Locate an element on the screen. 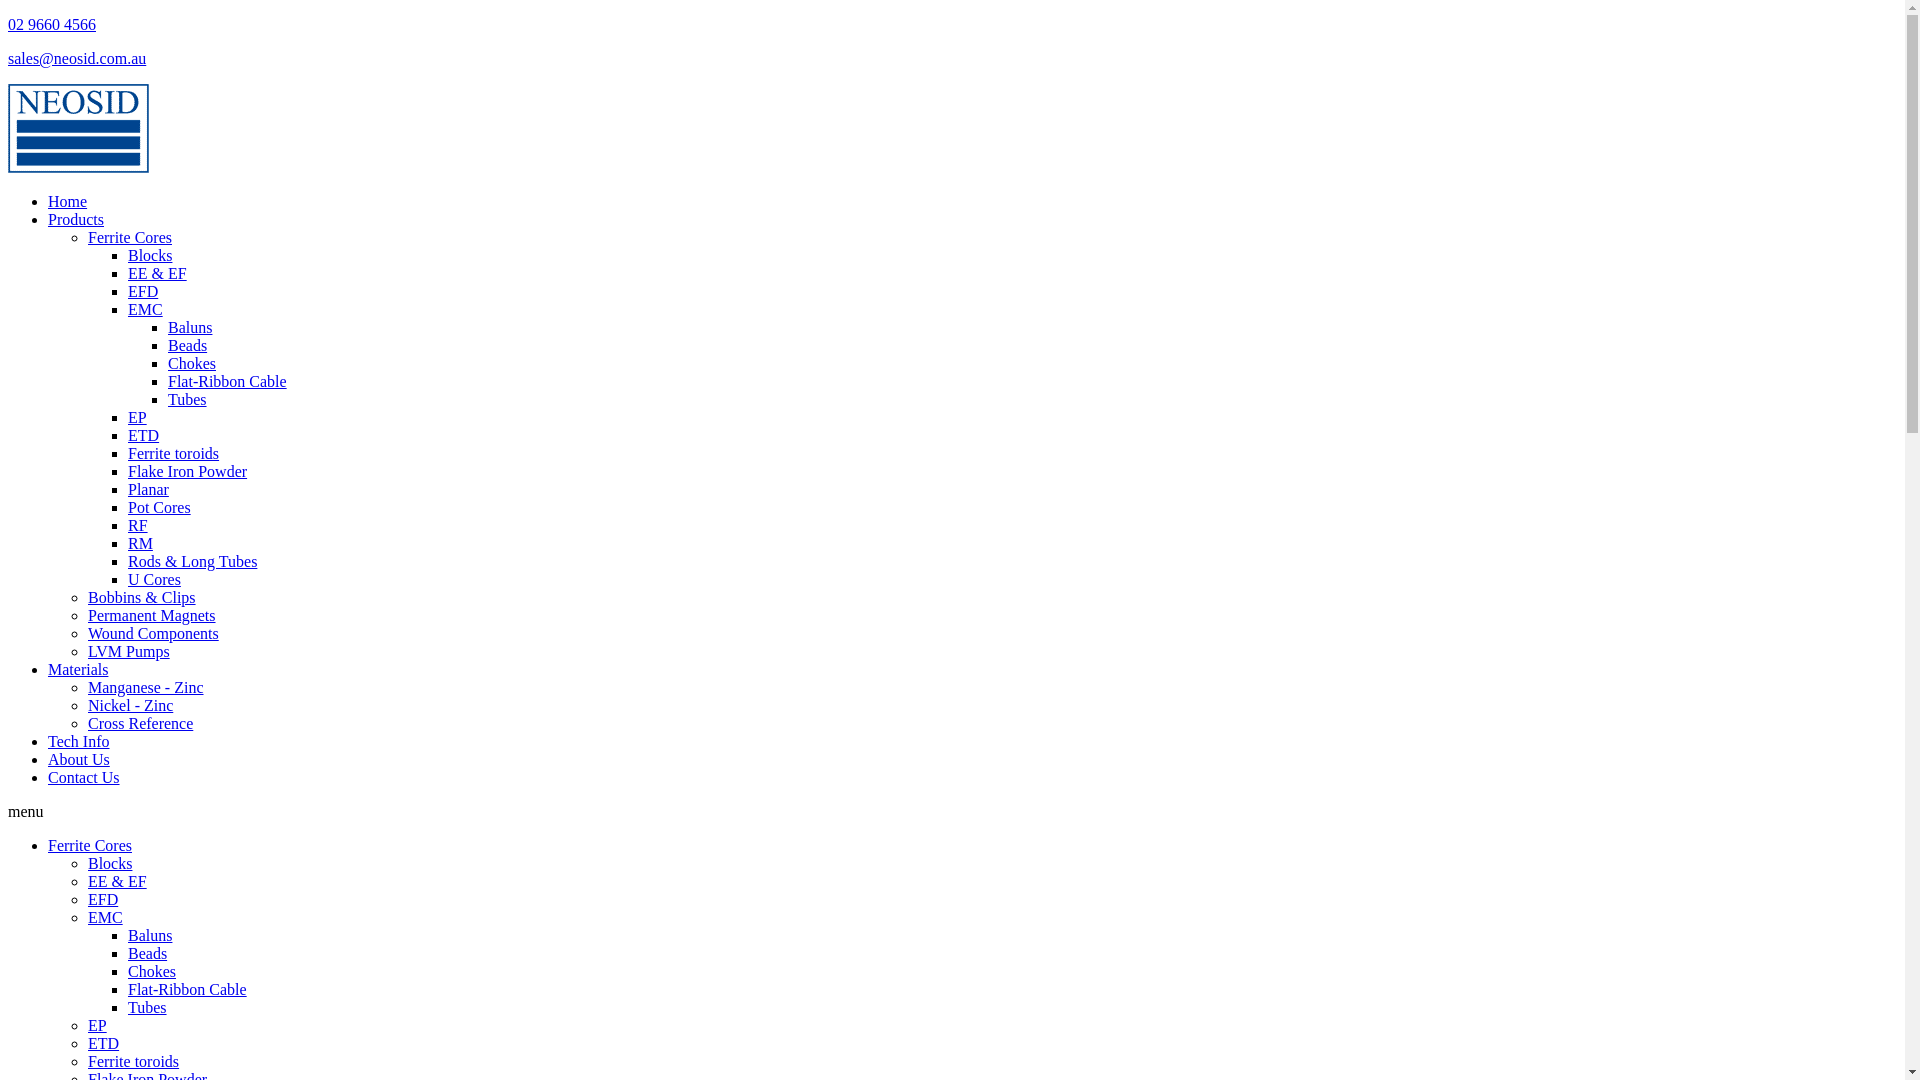 The width and height of the screenshot is (1920, 1080). 'Home' is located at coordinates (67, 201).